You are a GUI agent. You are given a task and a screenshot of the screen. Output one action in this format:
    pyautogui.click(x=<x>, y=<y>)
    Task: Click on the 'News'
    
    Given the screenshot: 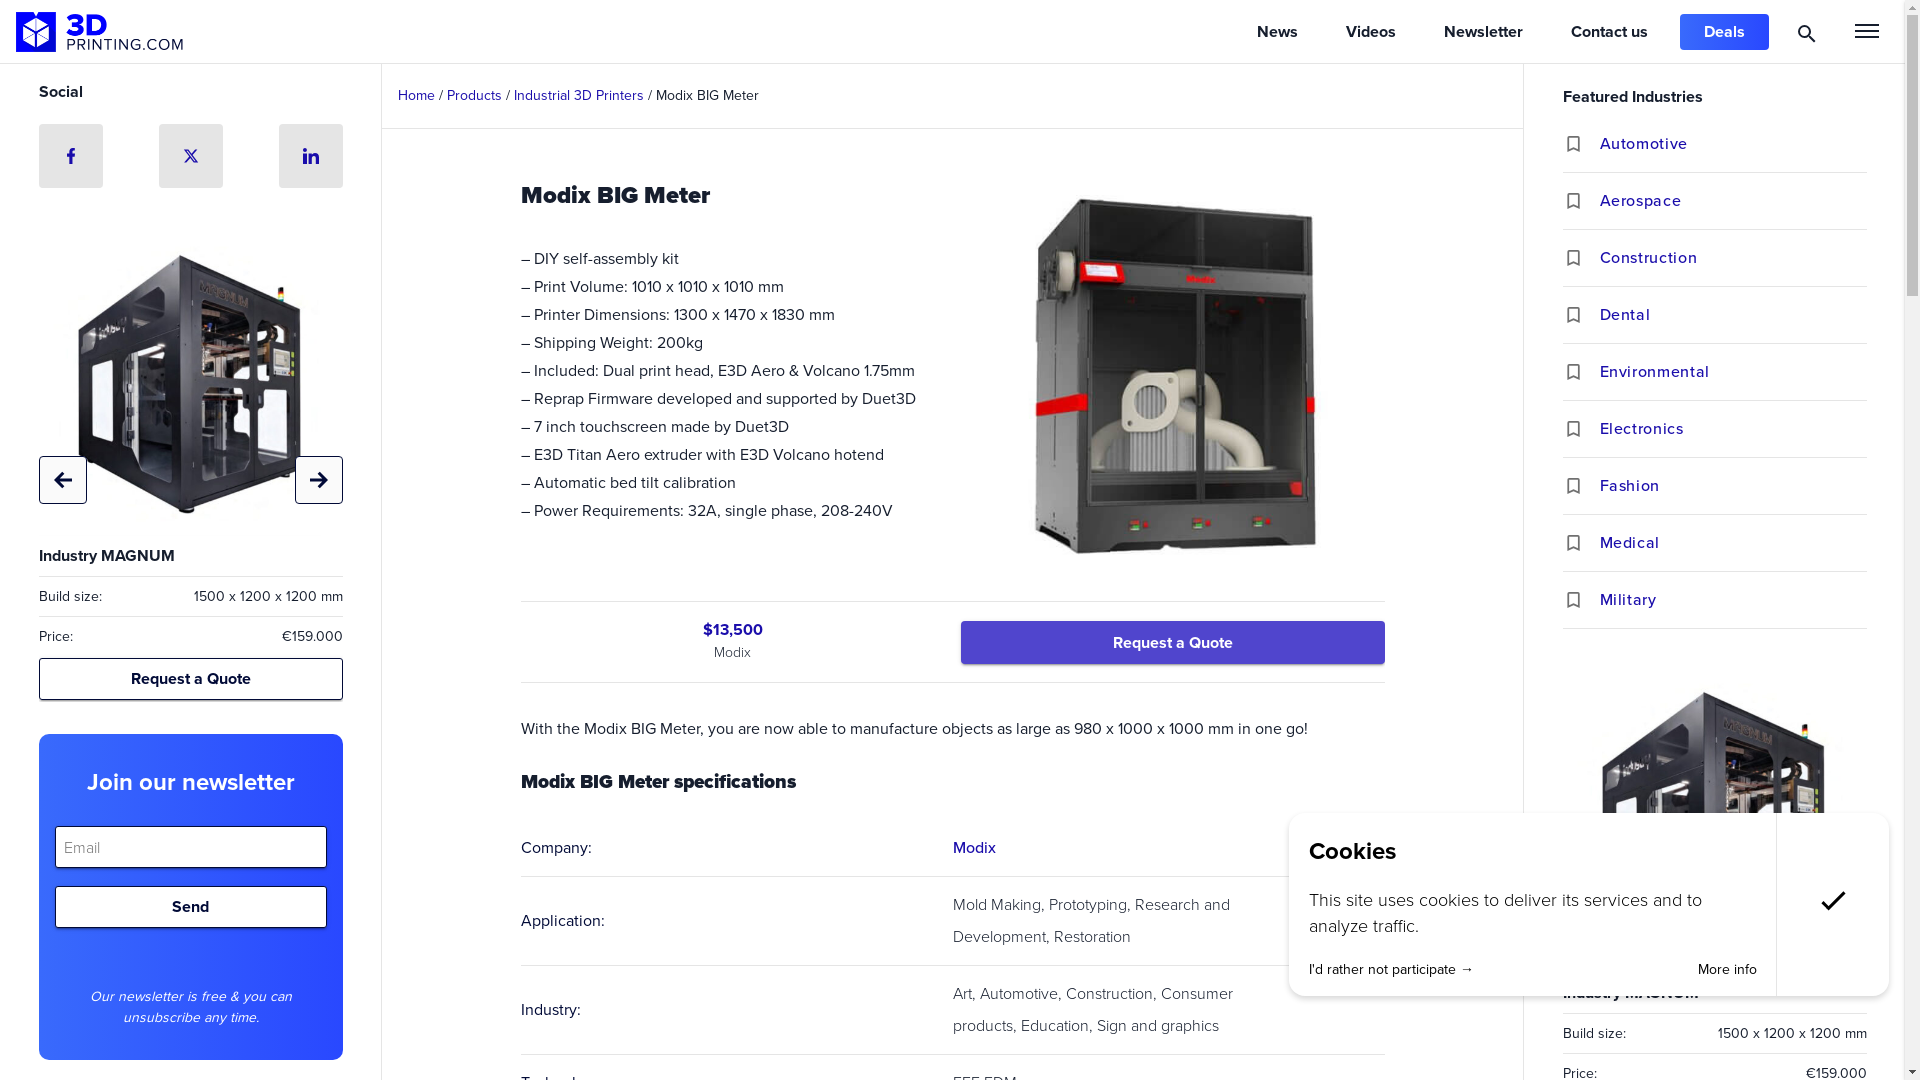 What is the action you would take?
    pyautogui.click(x=1276, y=31)
    